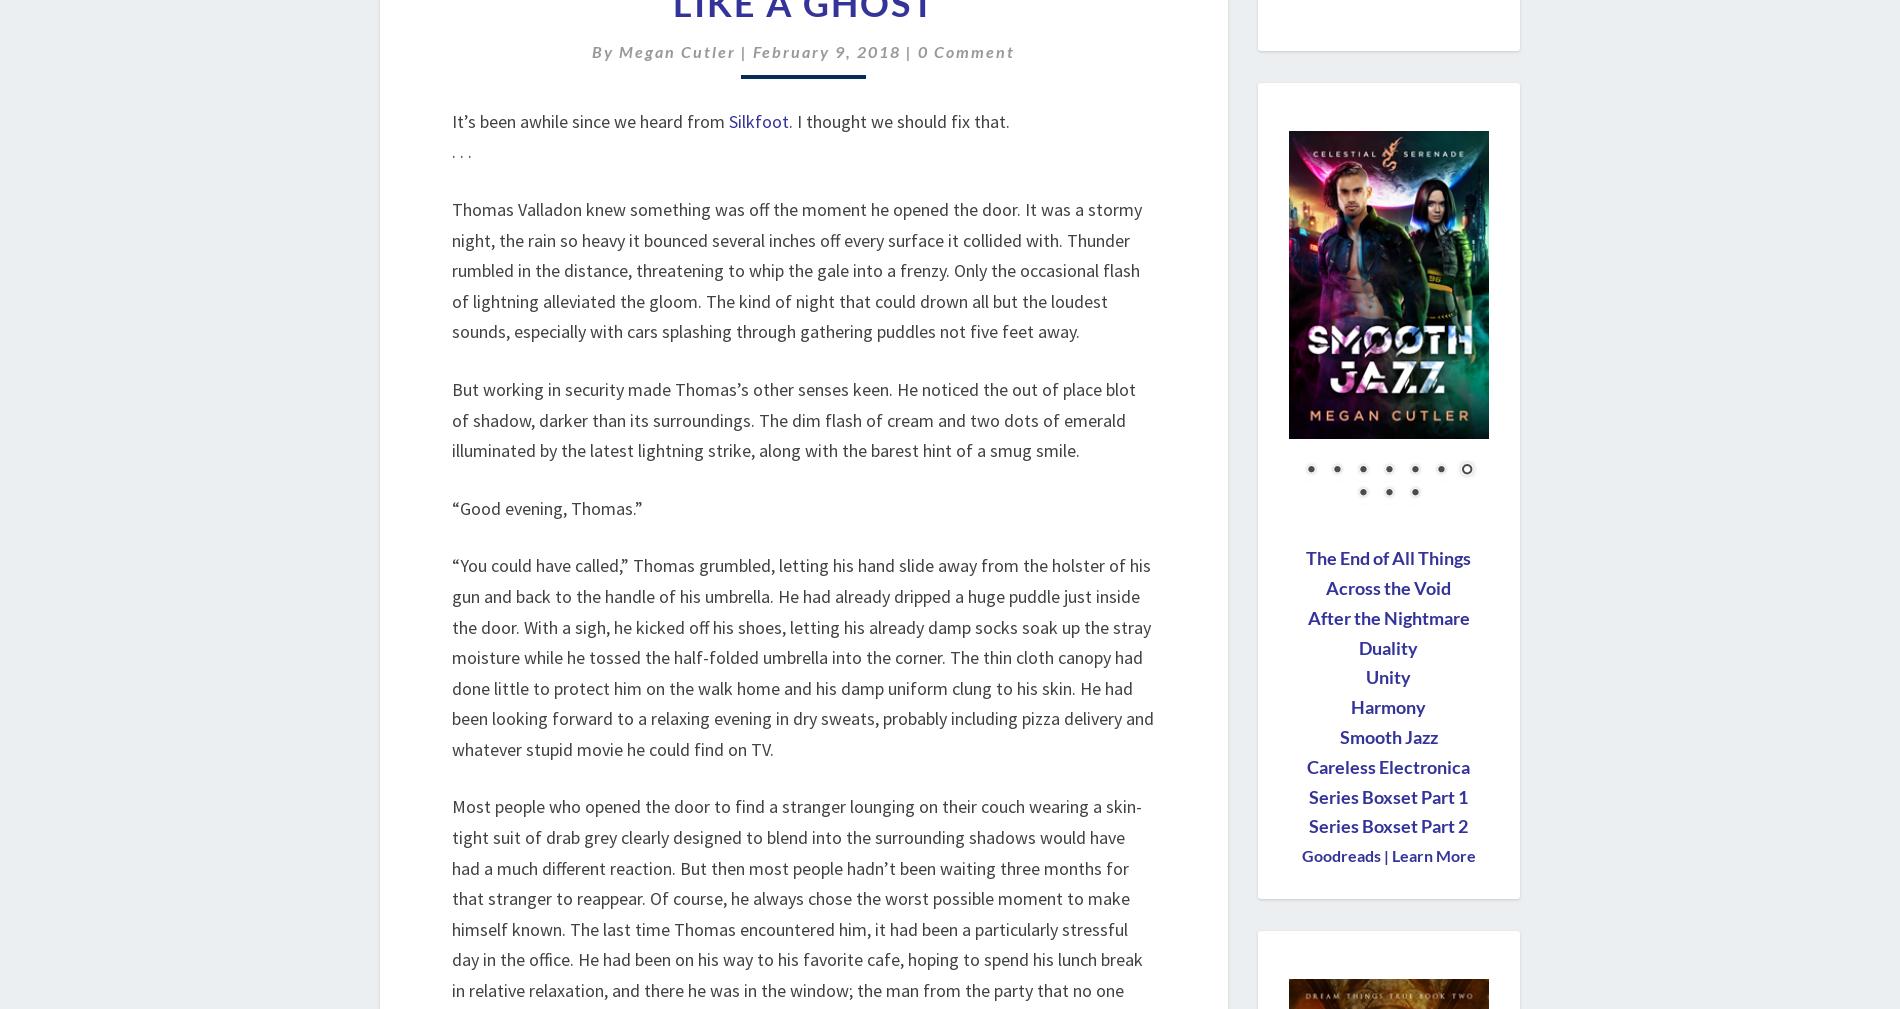 The width and height of the screenshot is (1900, 1009). I want to click on 'February 9, 2018', so click(828, 49).